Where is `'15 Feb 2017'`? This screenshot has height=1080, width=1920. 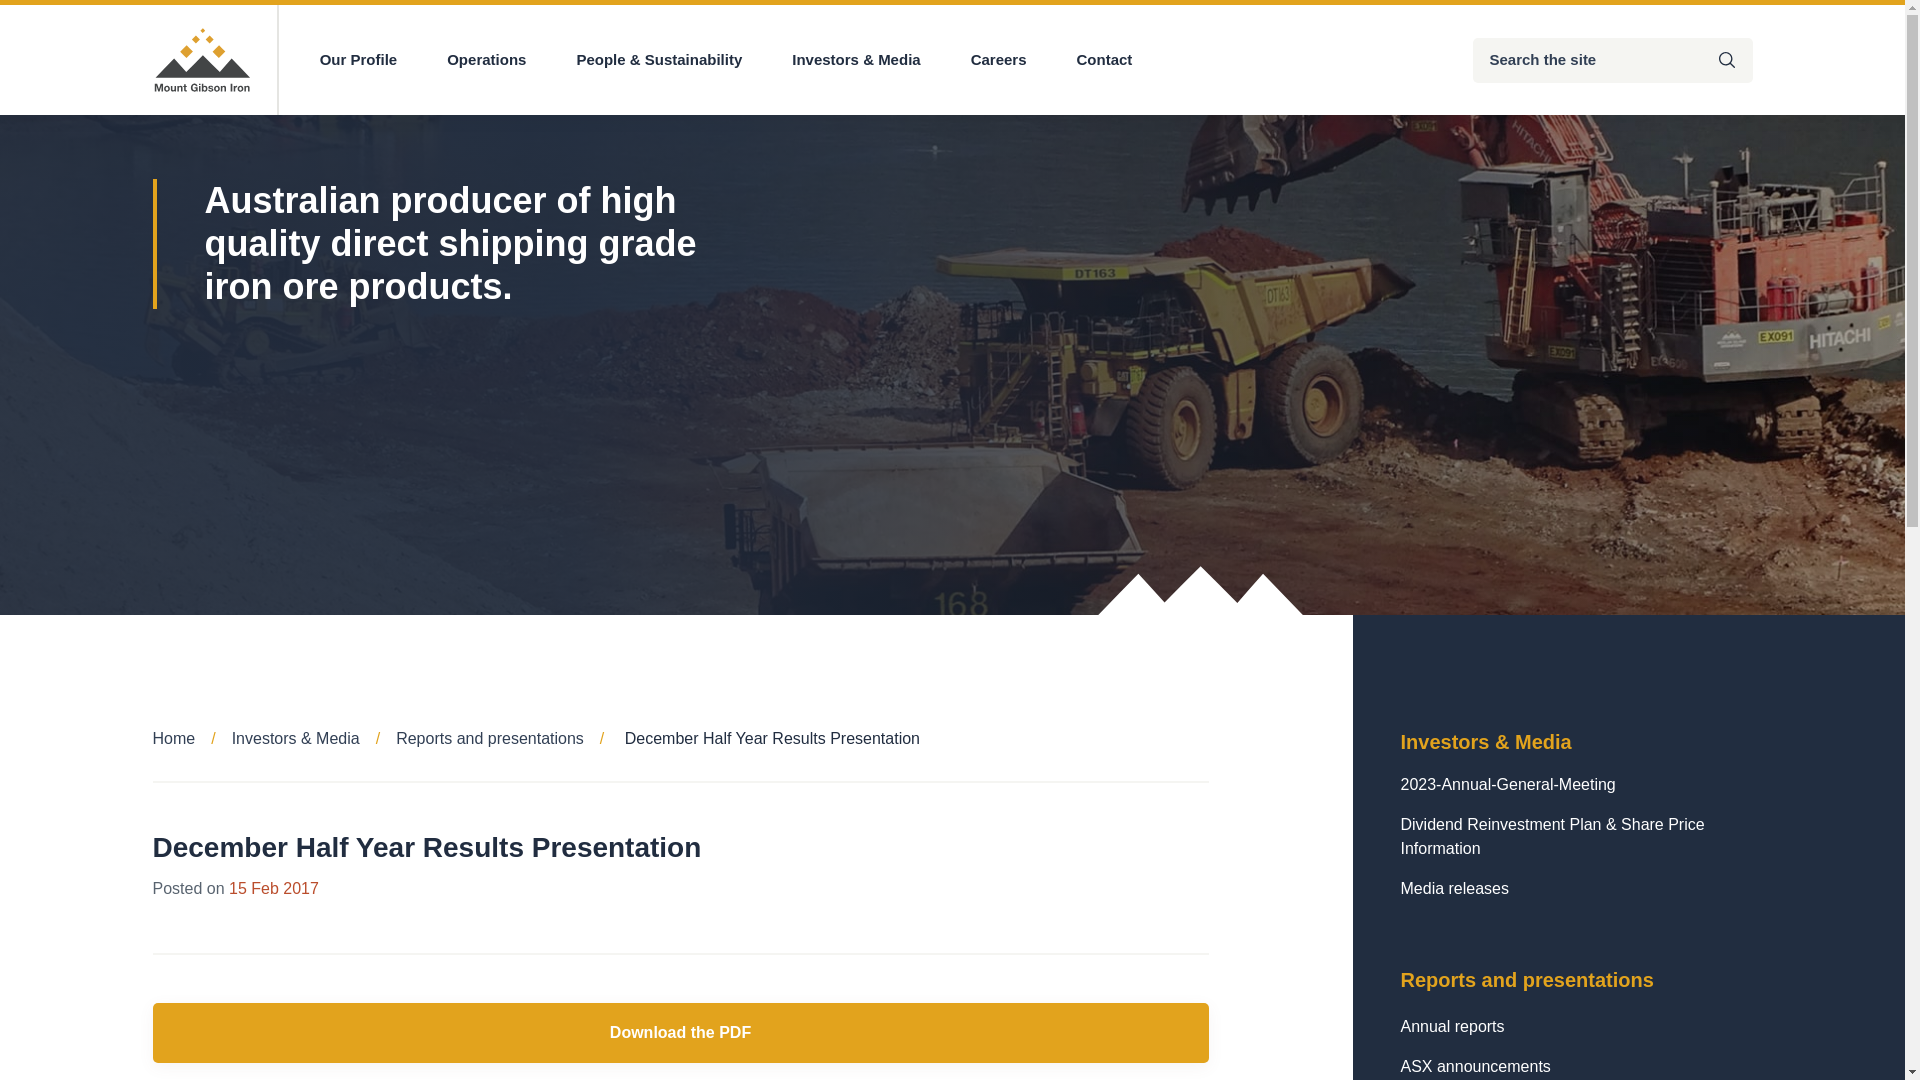
'15 Feb 2017' is located at coordinates (229, 887).